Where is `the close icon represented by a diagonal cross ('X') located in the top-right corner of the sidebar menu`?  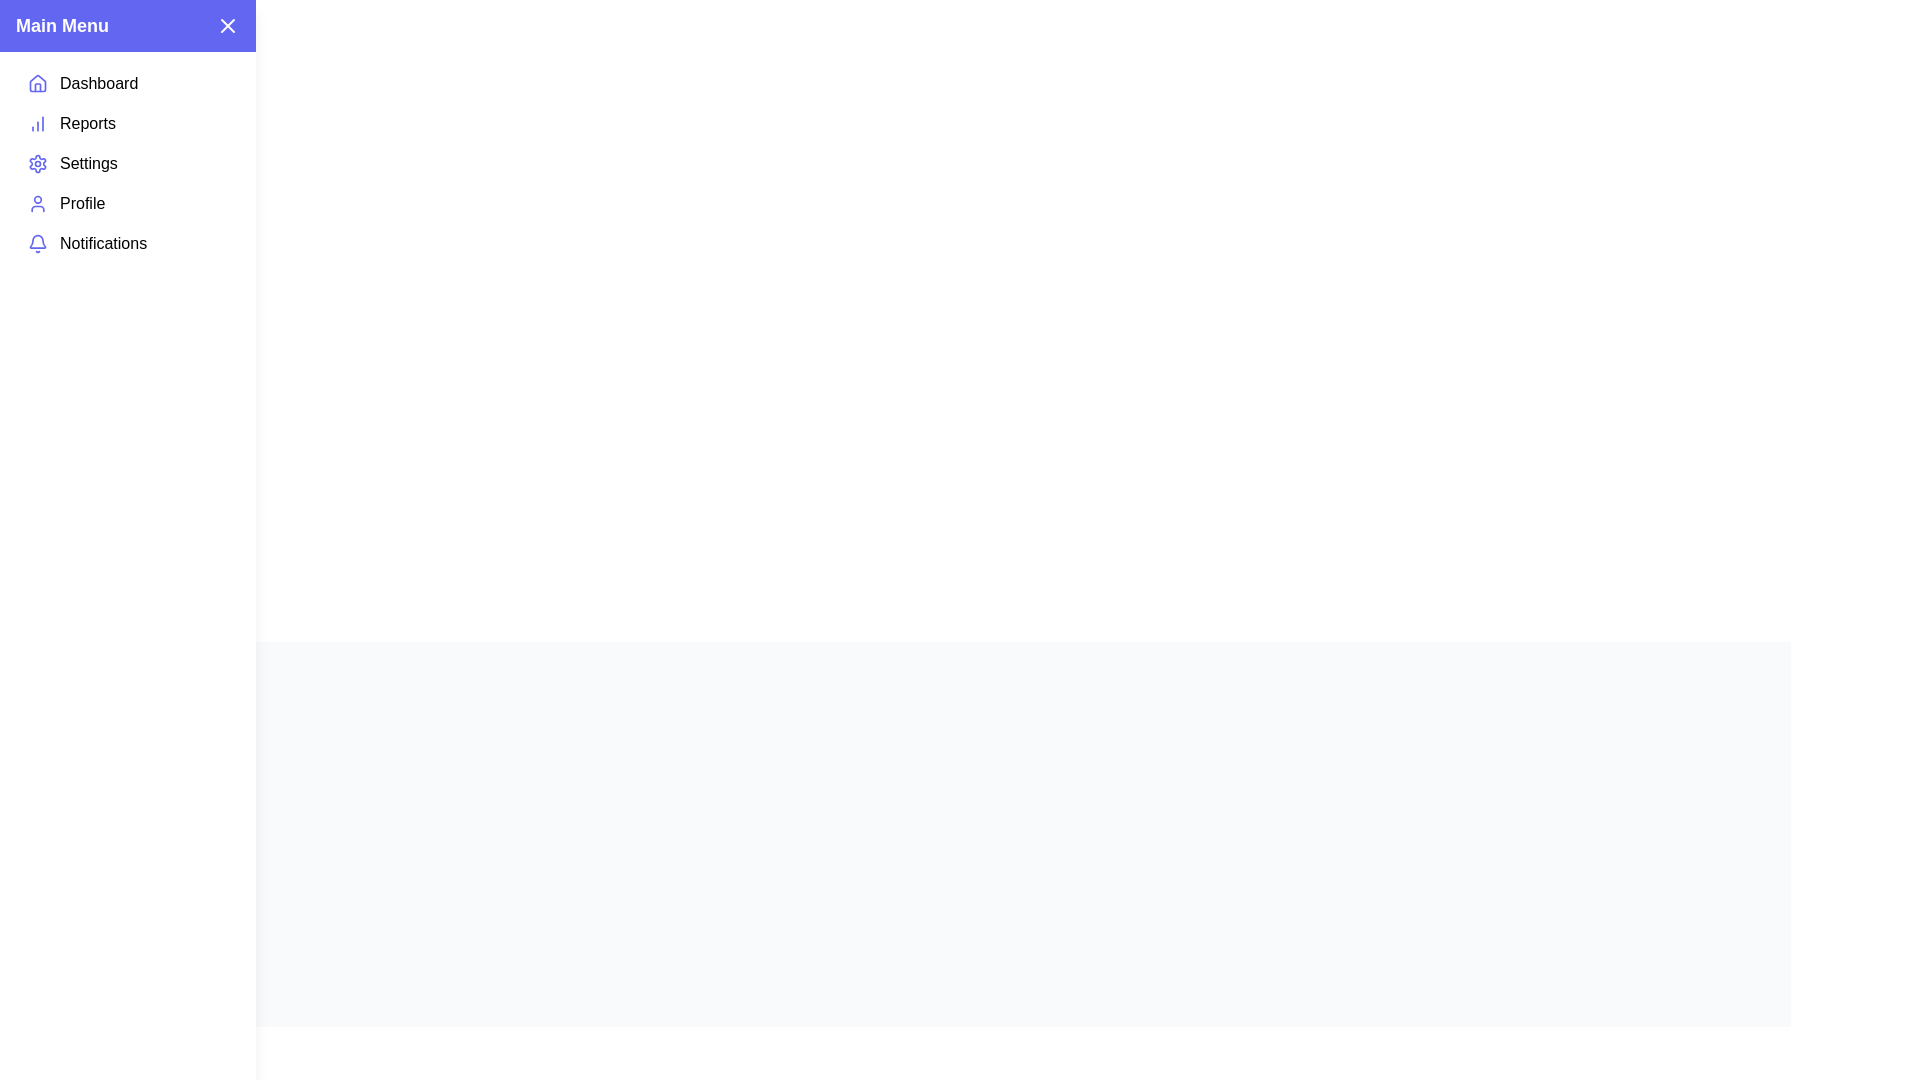 the close icon represented by a diagonal cross ('X') located in the top-right corner of the sidebar menu is located at coordinates (227, 26).